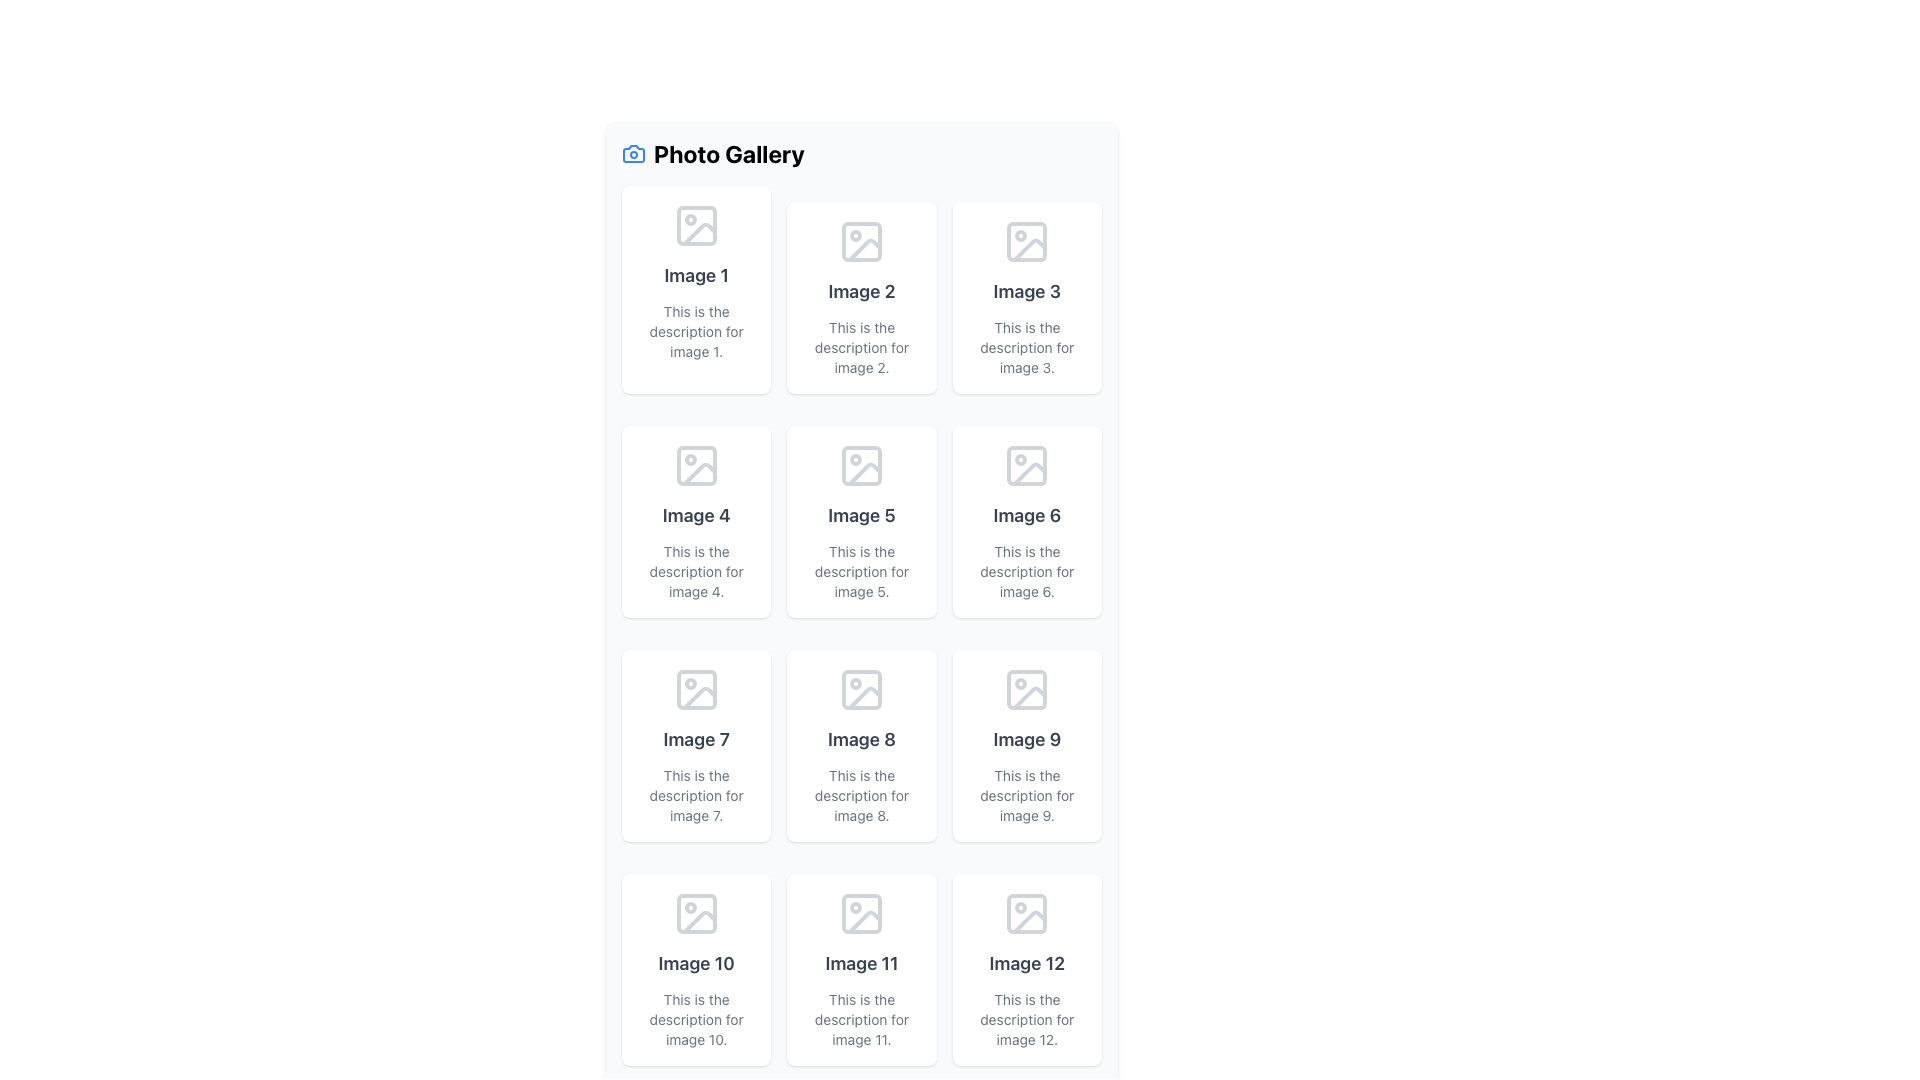  I want to click on the Informational Card for 'Image 2' in the Photo Gallery, so click(862, 297).